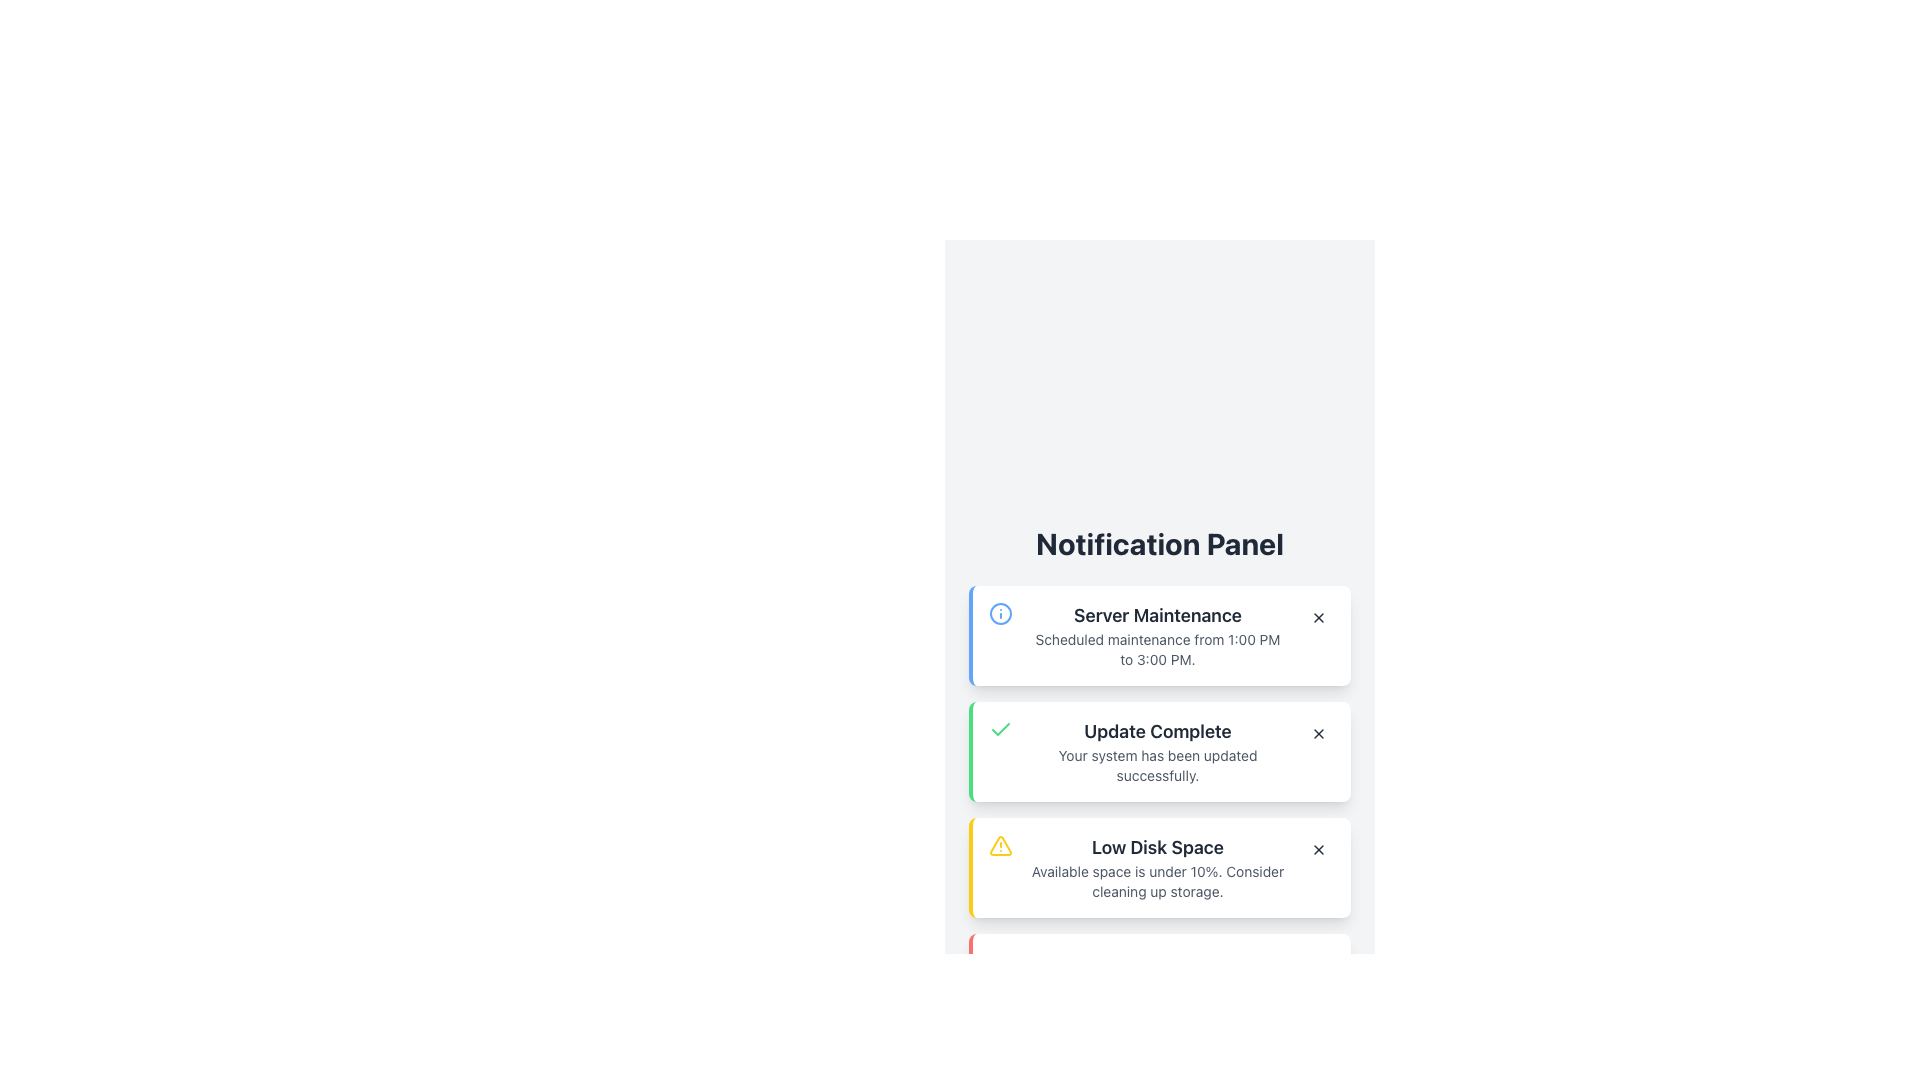  What do you see at coordinates (1000, 845) in the screenshot?
I see `the yellow triangular icon with rounded corners located to the left of the 'Low Disk Space' message text in the third notification card` at bounding box center [1000, 845].